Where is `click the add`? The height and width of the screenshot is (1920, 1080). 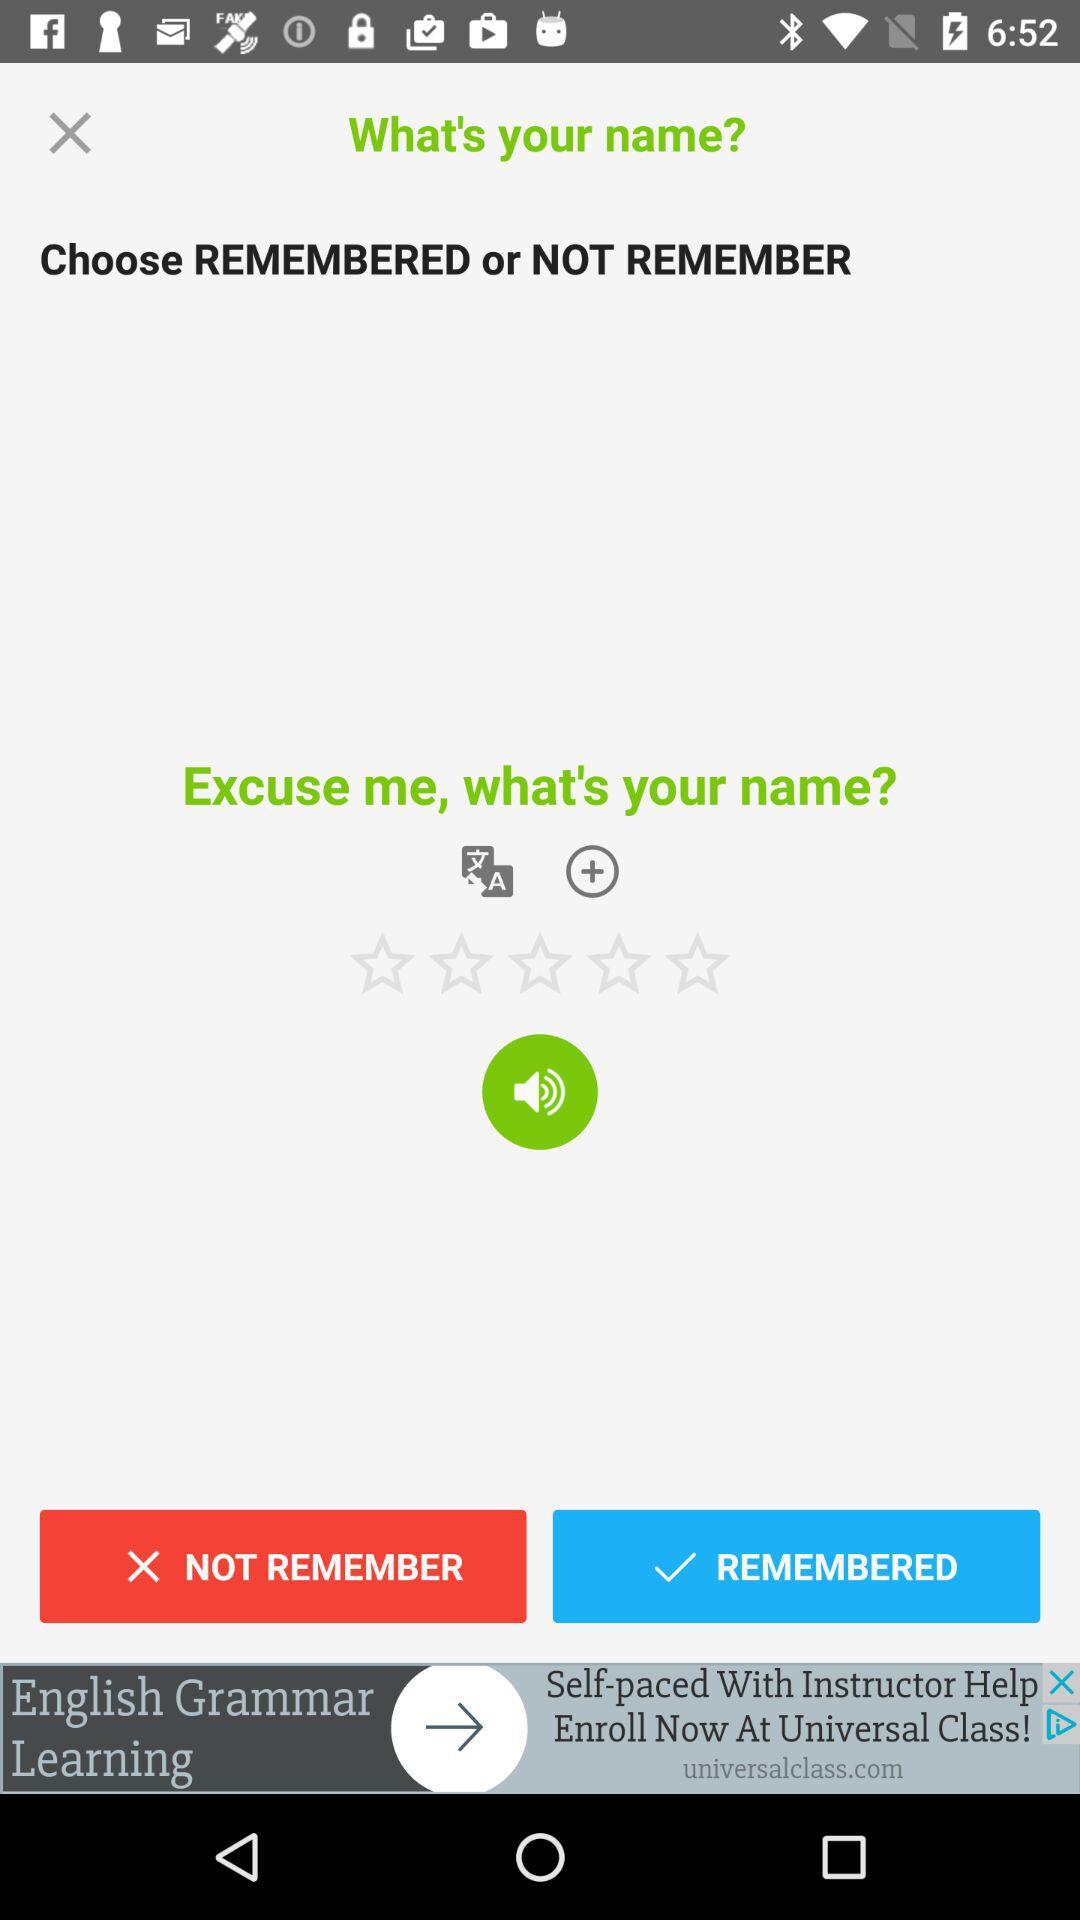
click the add is located at coordinates (540, 1727).